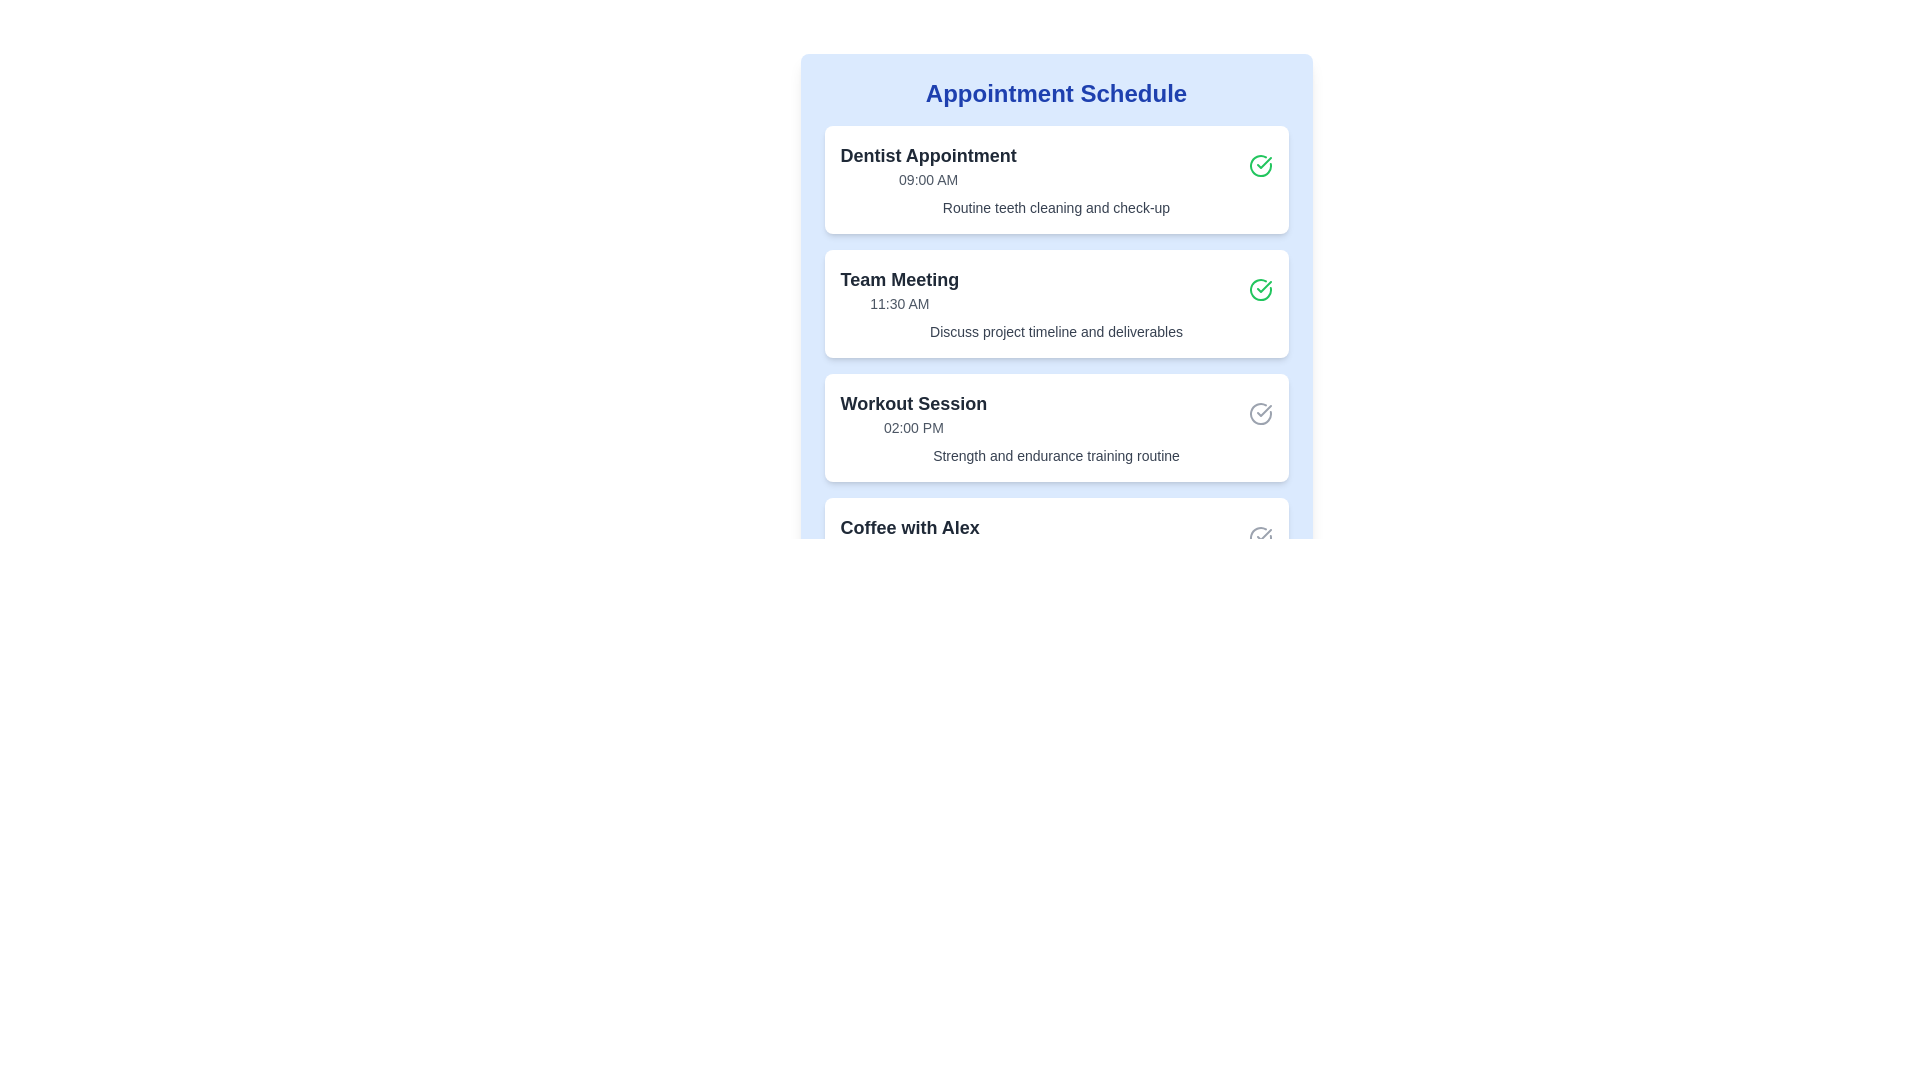 The width and height of the screenshot is (1920, 1080). I want to click on information displayed in the text label that reads 'Strength and endurance training routine', which is styled in dark-gray color and positioned beneath the sub-header 'Workout Session', so click(1055, 455).